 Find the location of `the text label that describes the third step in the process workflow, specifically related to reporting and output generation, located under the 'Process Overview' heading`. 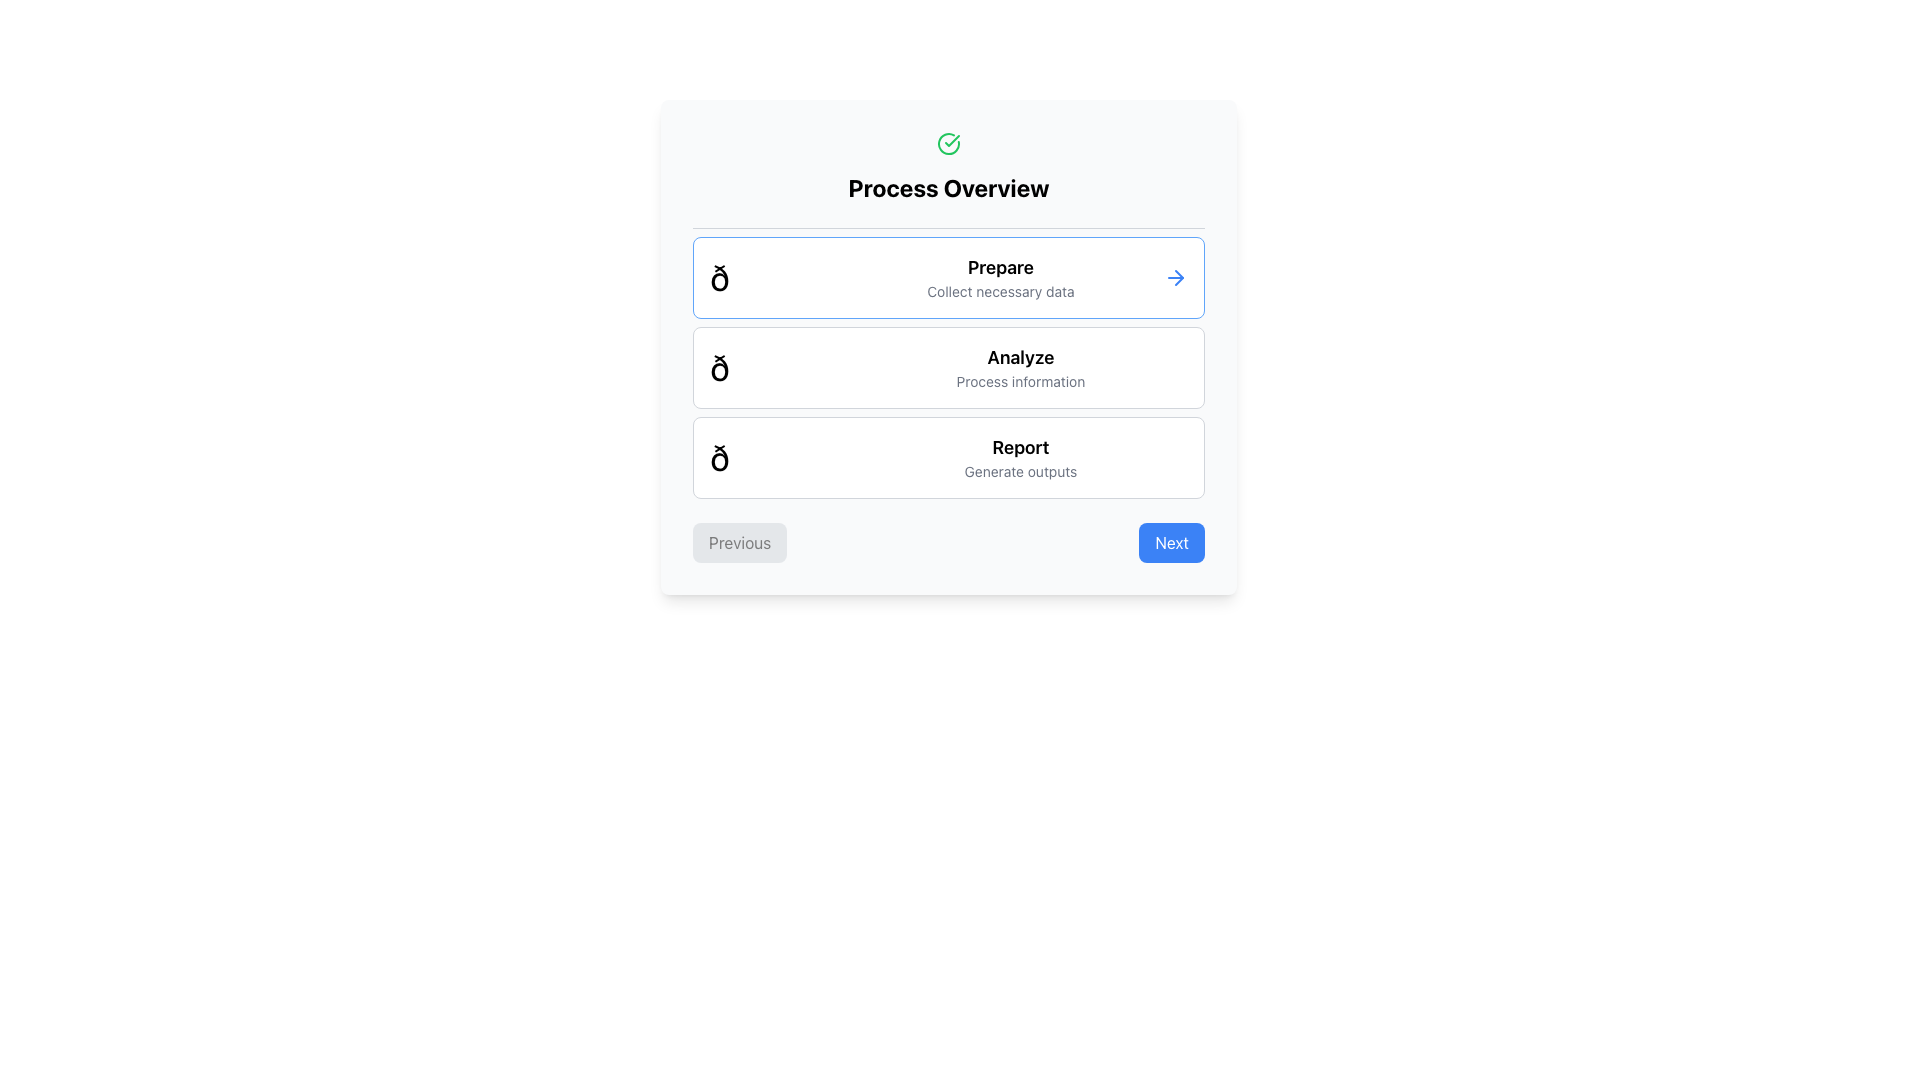

the text label that describes the third step in the process workflow, specifically related to reporting and output generation, located under the 'Process Overview' heading is located at coordinates (1020, 458).